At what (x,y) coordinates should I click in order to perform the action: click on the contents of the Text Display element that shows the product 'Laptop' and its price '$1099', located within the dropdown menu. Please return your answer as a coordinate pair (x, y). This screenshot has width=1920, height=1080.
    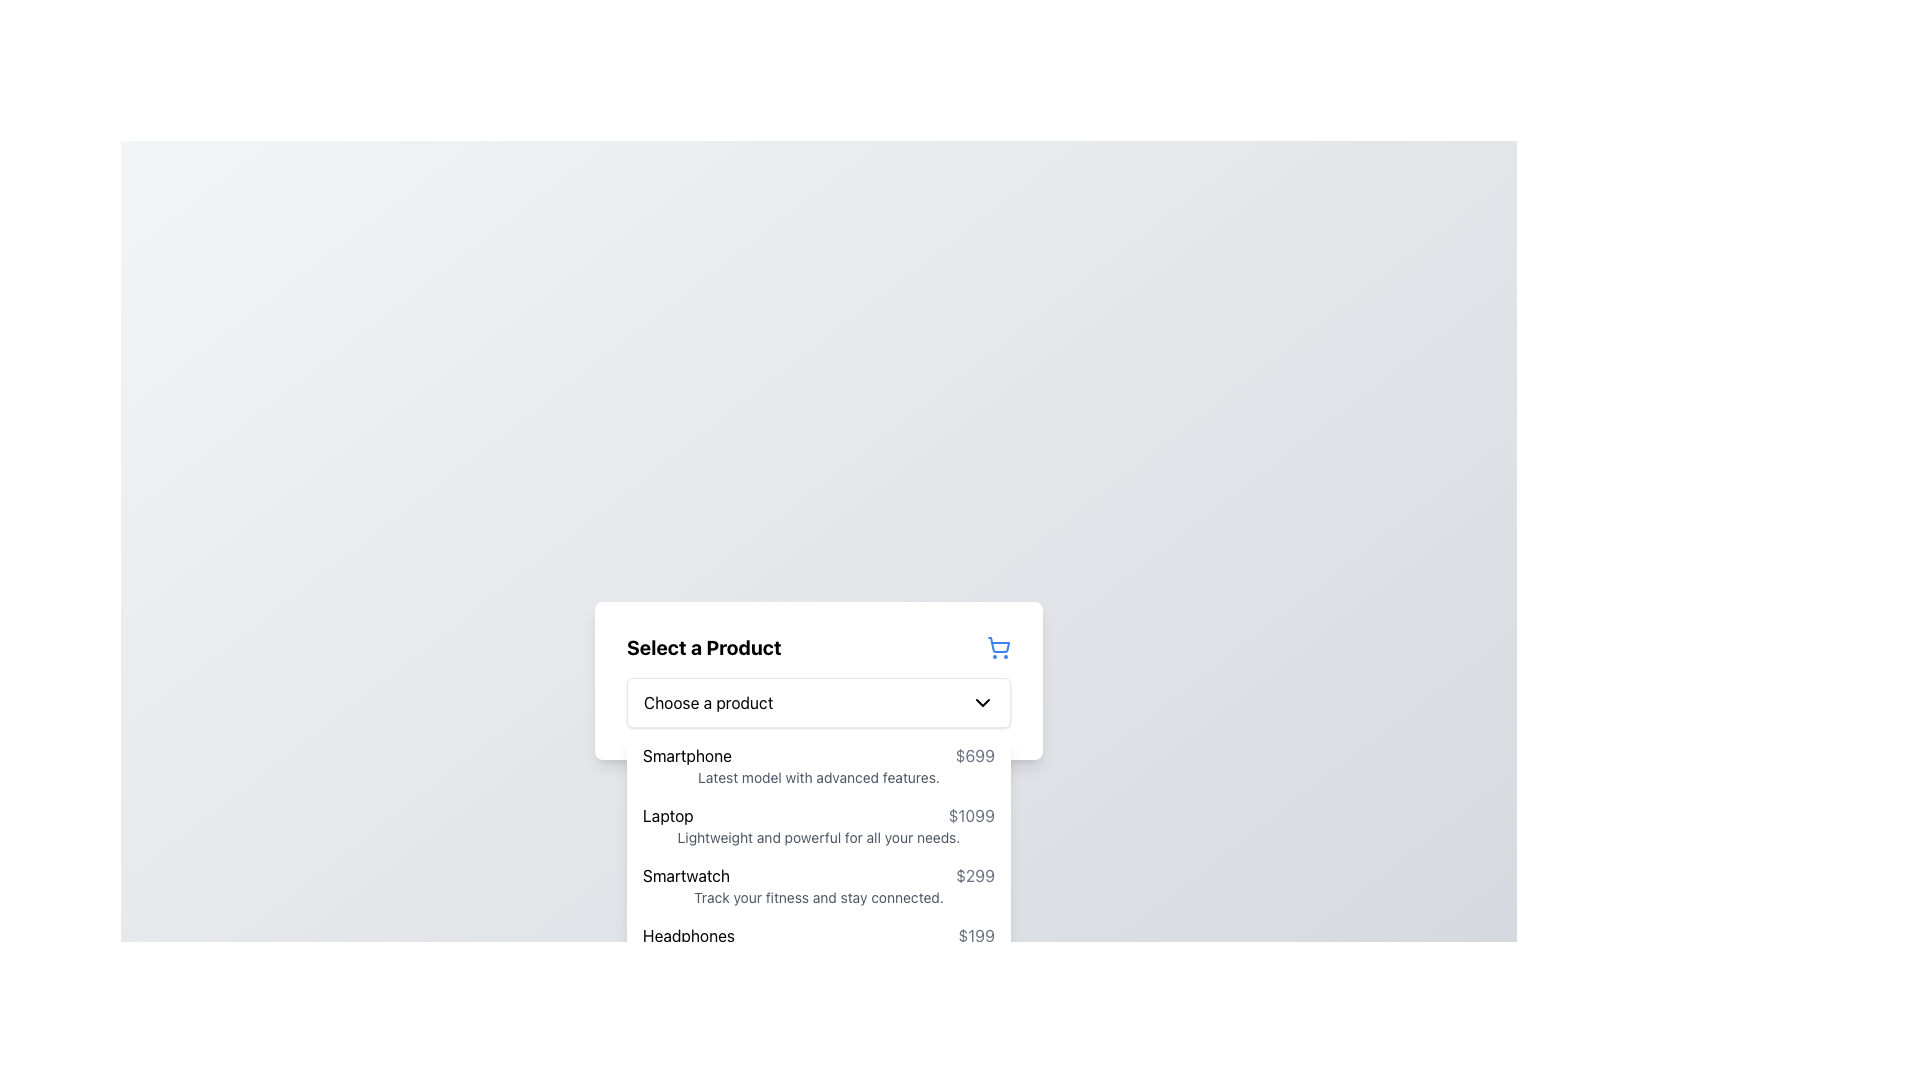
    Looking at the image, I should click on (819, 816).